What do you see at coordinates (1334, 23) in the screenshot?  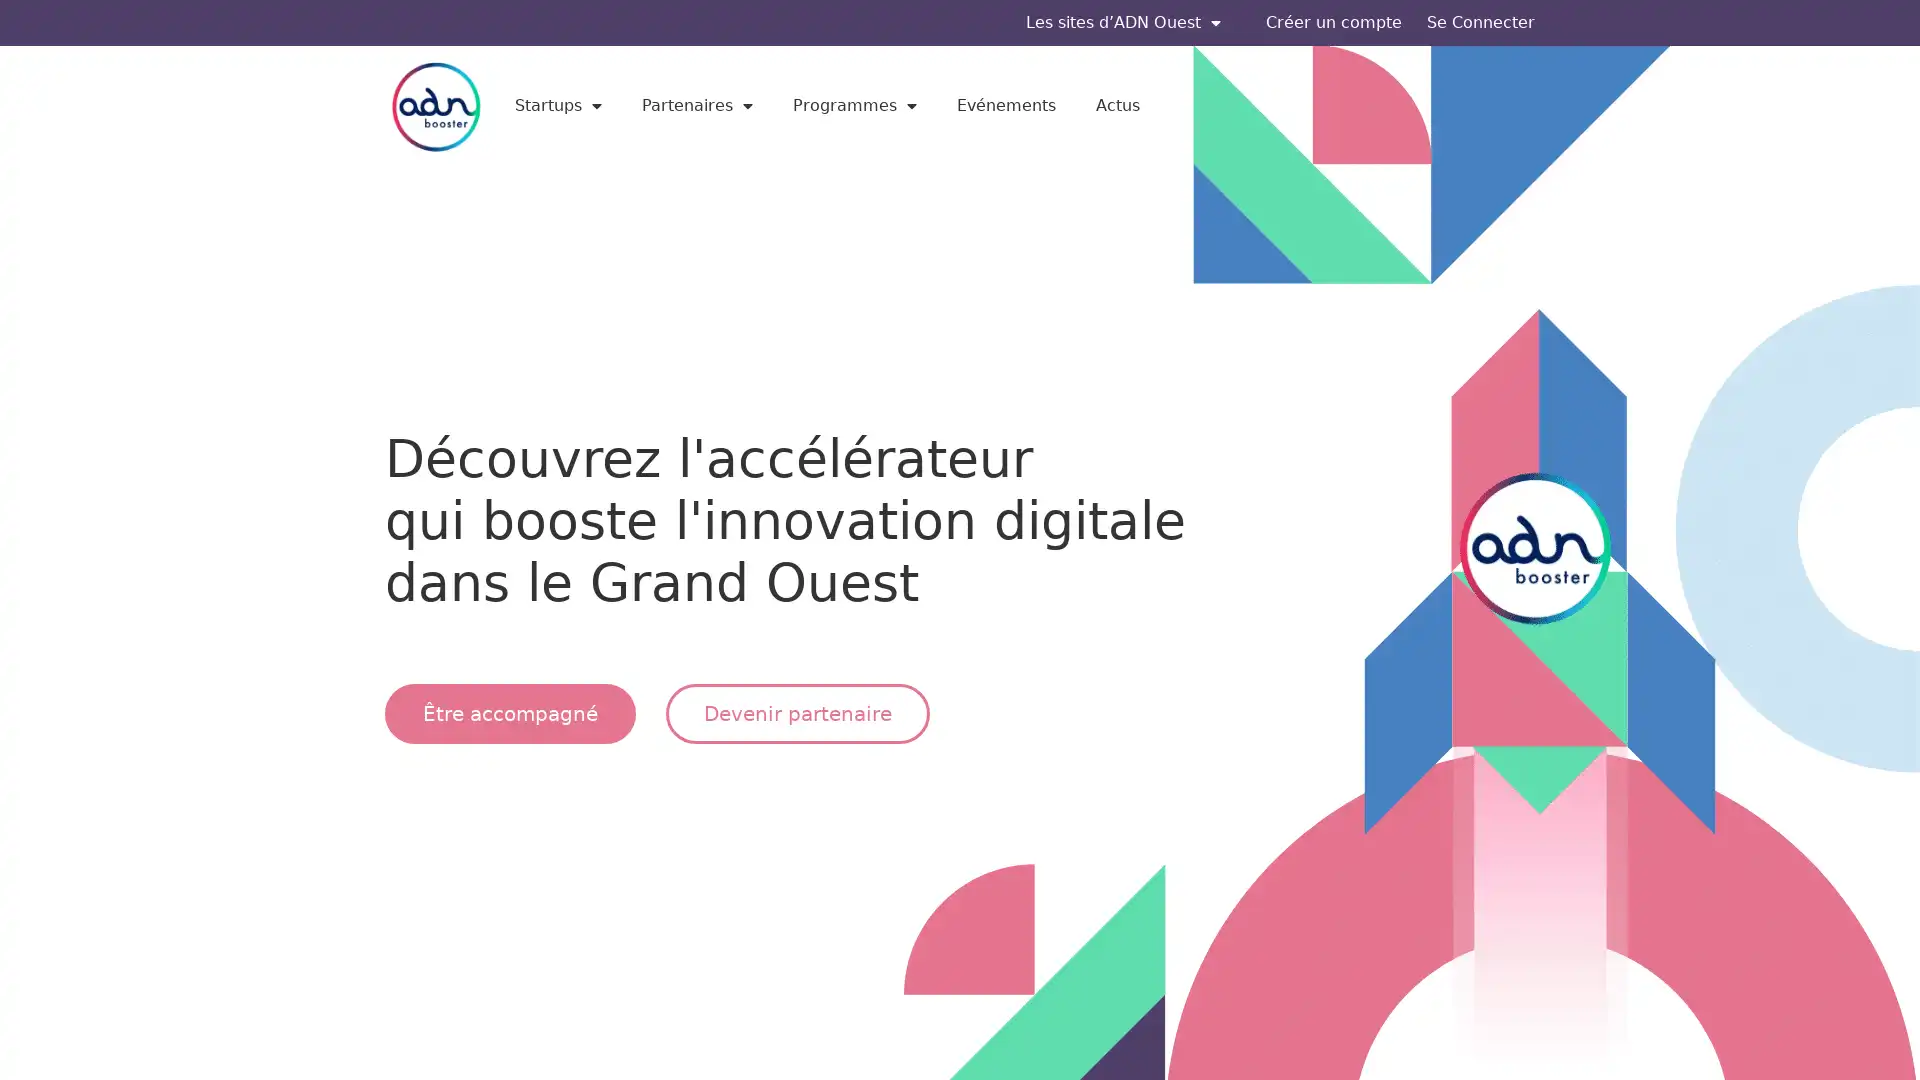 I see `Creer un compte` at bounding box center [1334, 23].